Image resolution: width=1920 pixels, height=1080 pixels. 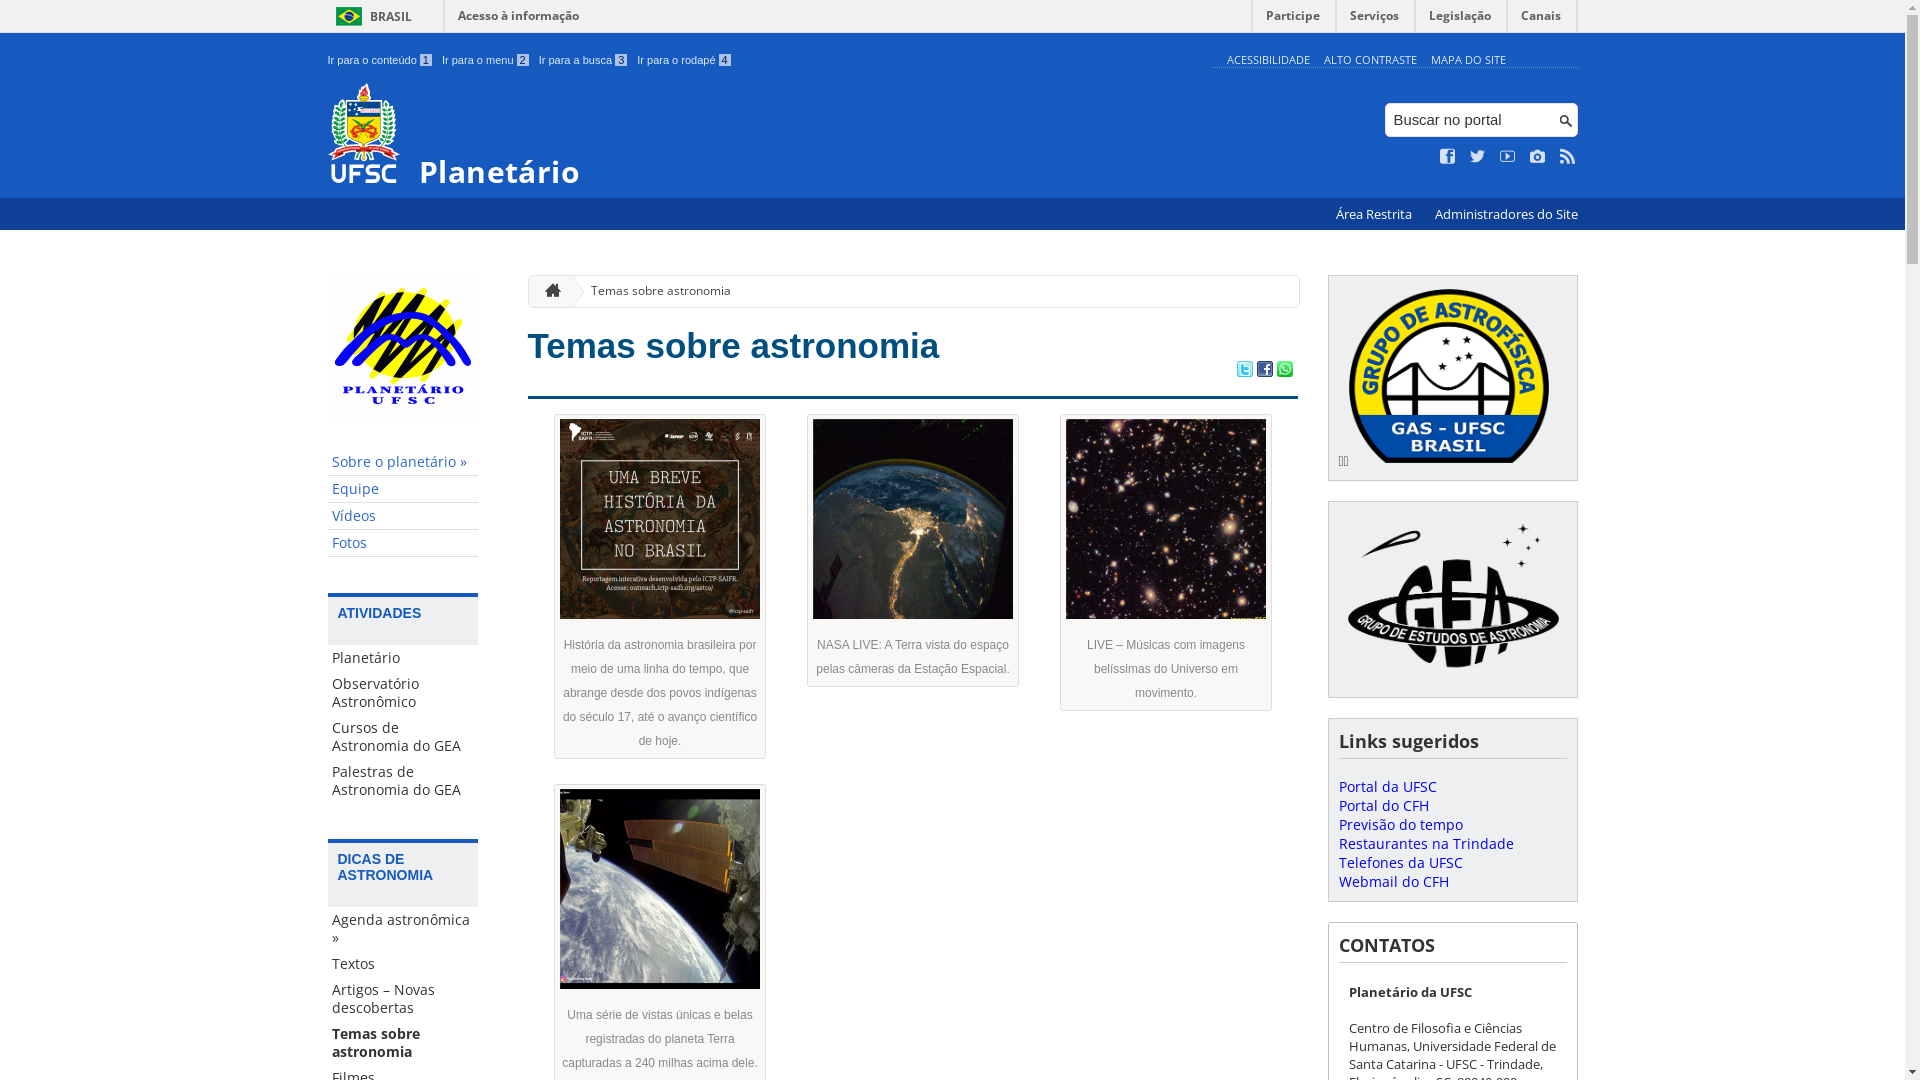 What do you see at coordinates (1266, 58) in the screenshot?
I see `'ACESSIBILIDADE'` at bounding box center [1266, 58].